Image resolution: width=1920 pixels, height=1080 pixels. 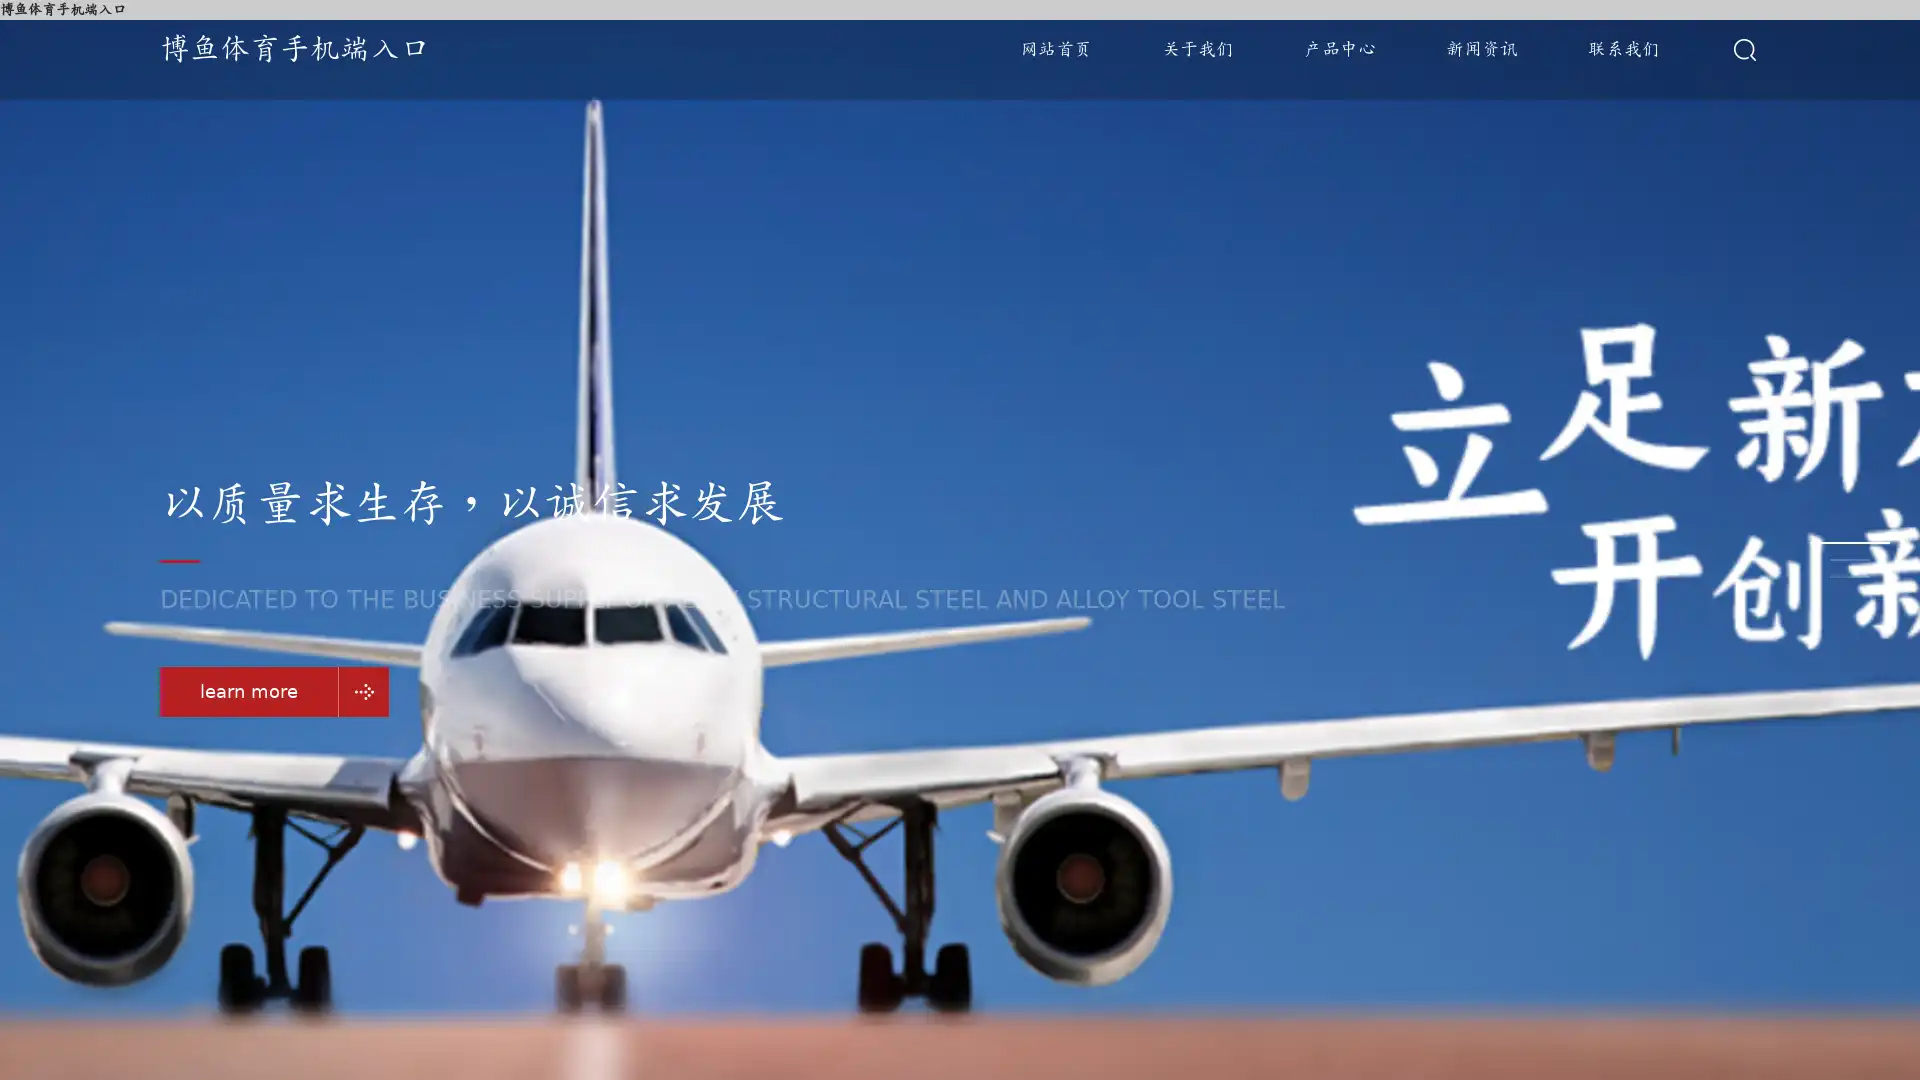 What do you see at coordinates (1848, 577) in the screenshot?
I see `Go to slide 3` at bounding box center [1848, 577].